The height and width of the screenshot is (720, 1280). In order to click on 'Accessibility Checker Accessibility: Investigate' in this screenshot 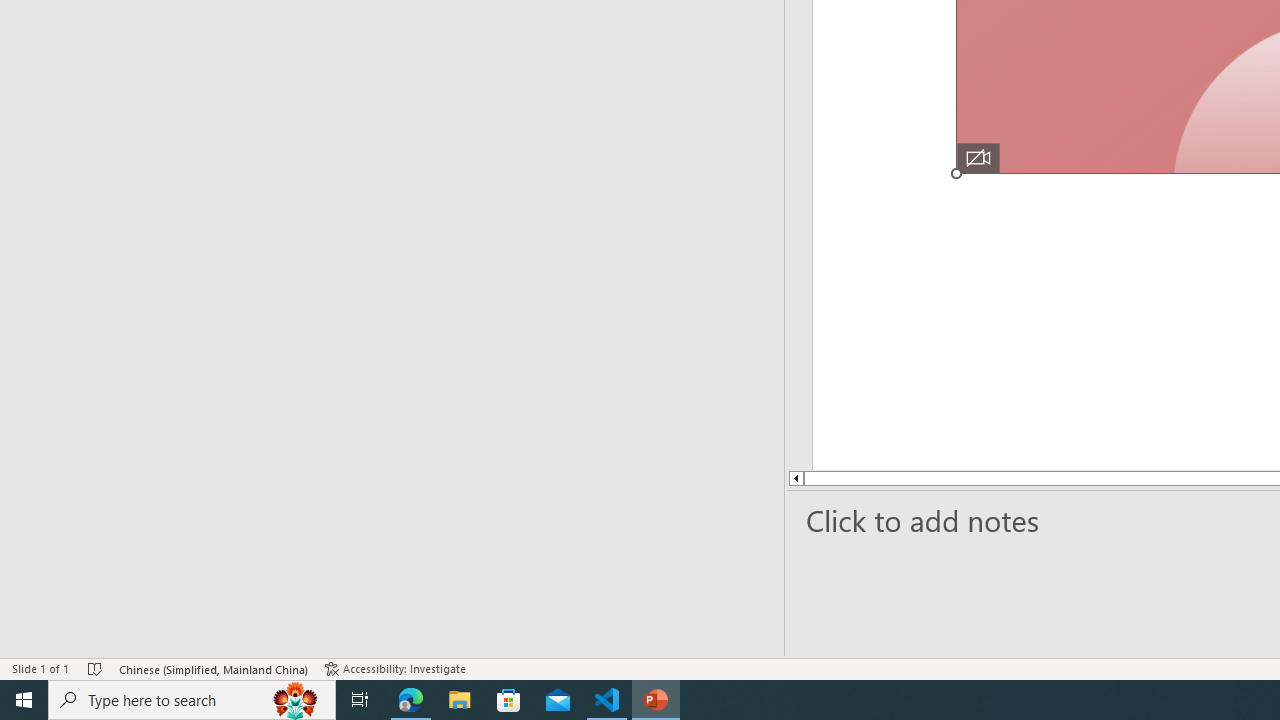, I will do `click(397, 669)`.